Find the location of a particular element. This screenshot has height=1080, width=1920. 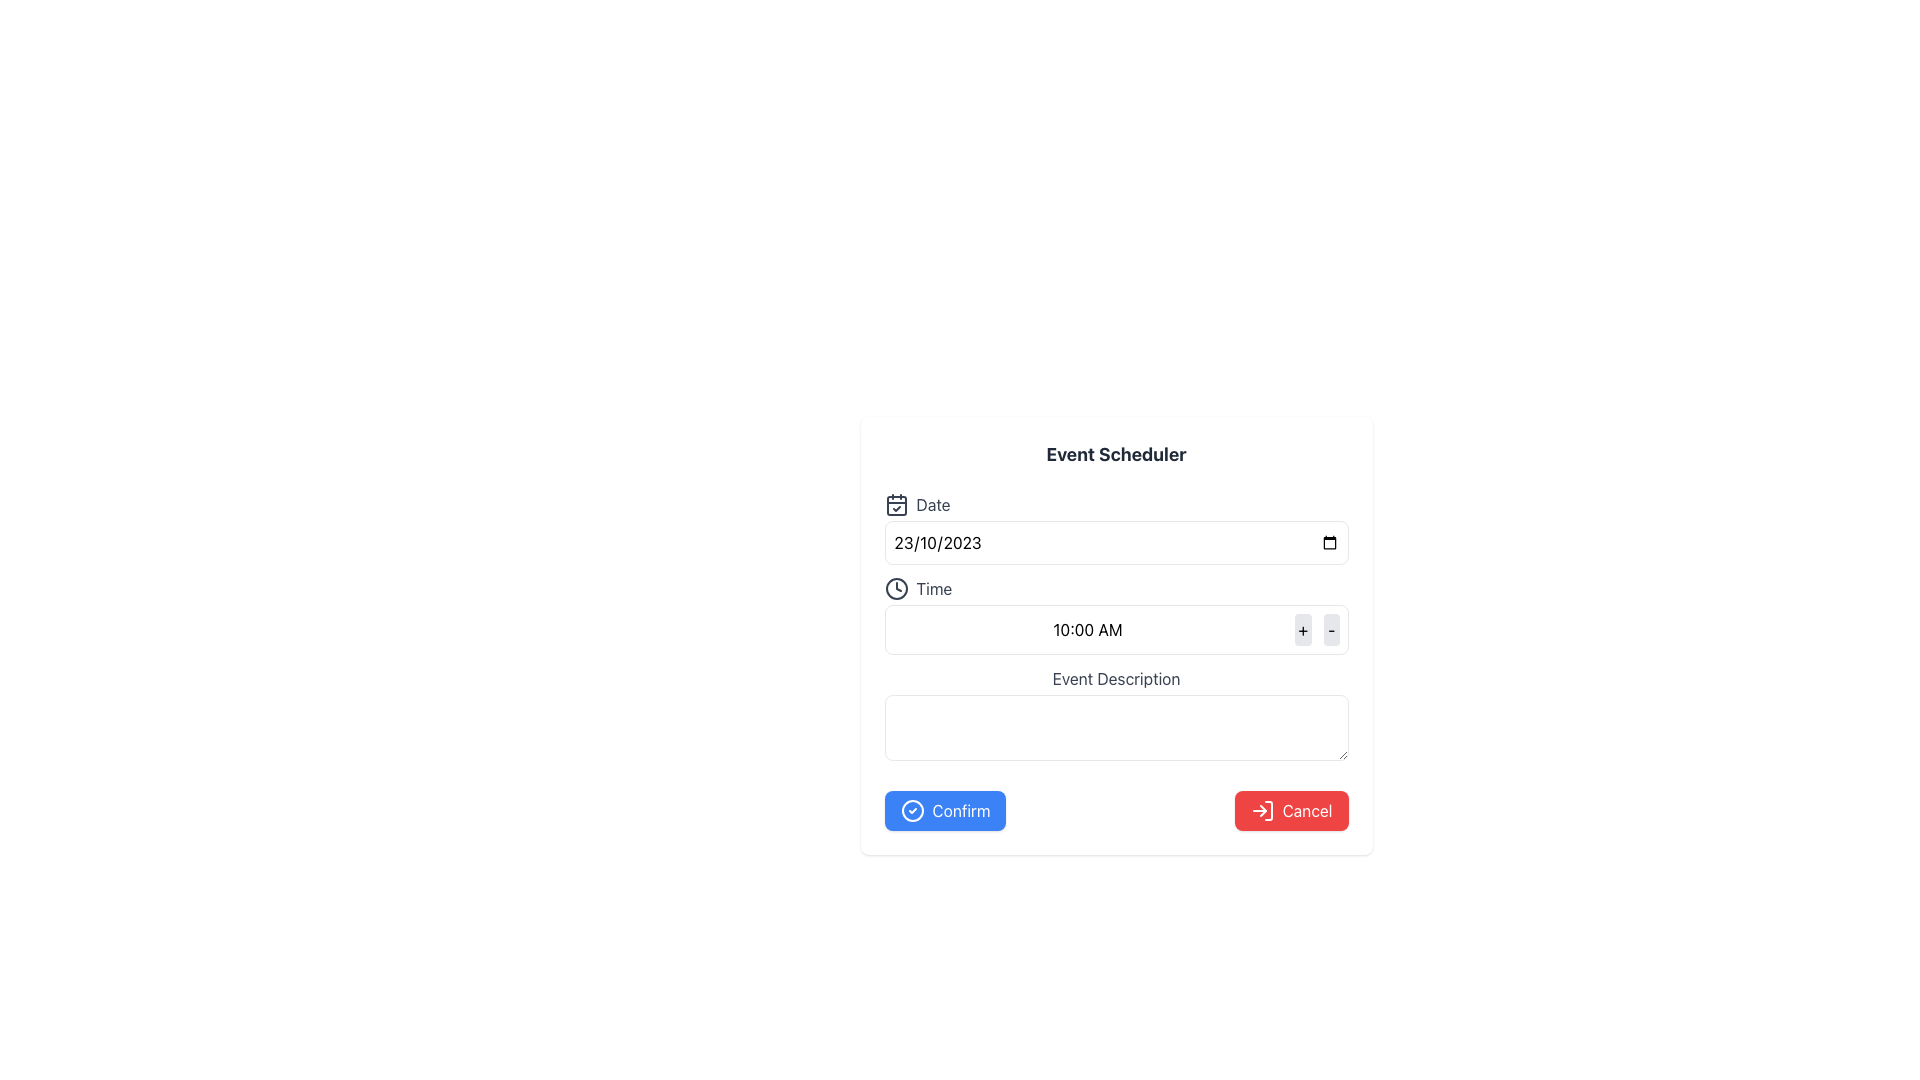

the calendar icon with a tick mark located next to the label 'Date' in the 'Event Scheduler' card is located at coordinates (895, 504).